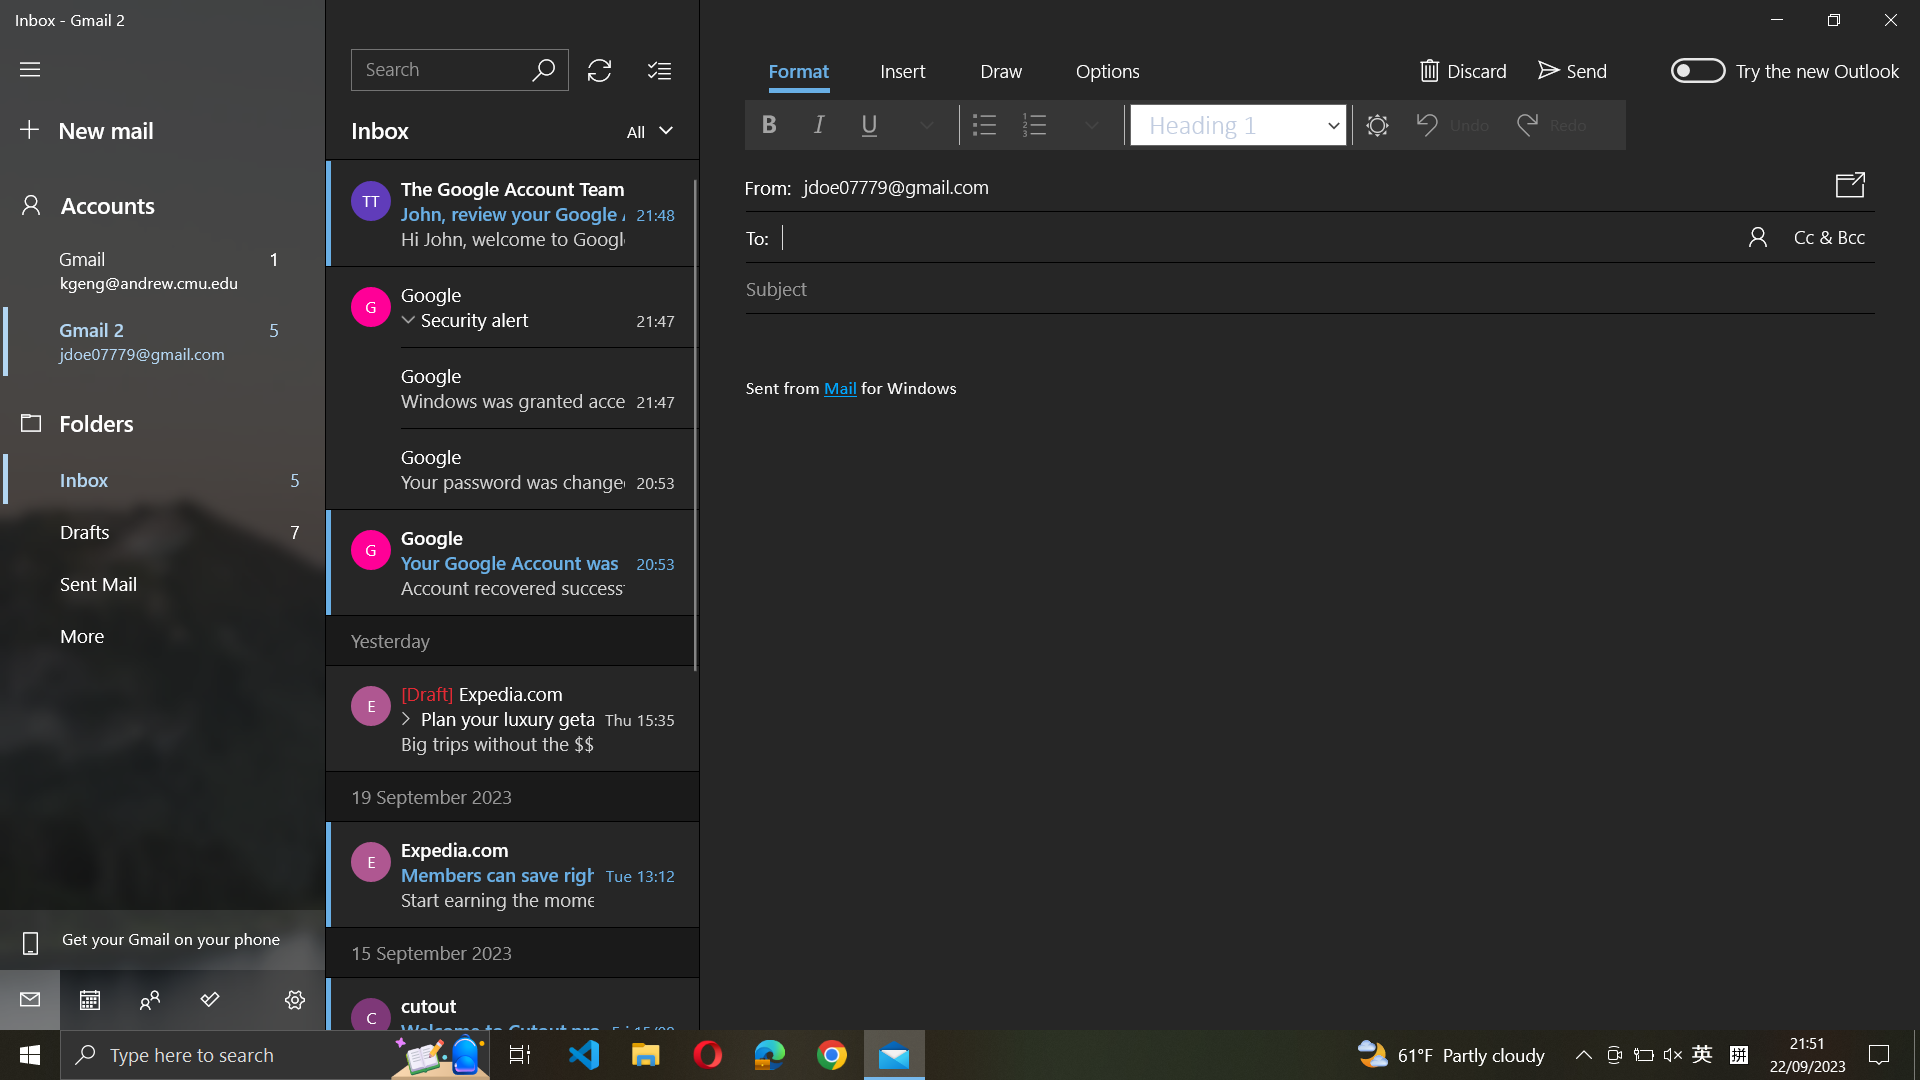 This screenshot has width=1920, height=1080. Describe the element at coordinates (901, 72) in the screenshot. I see `Click the button to insert image` at that location.